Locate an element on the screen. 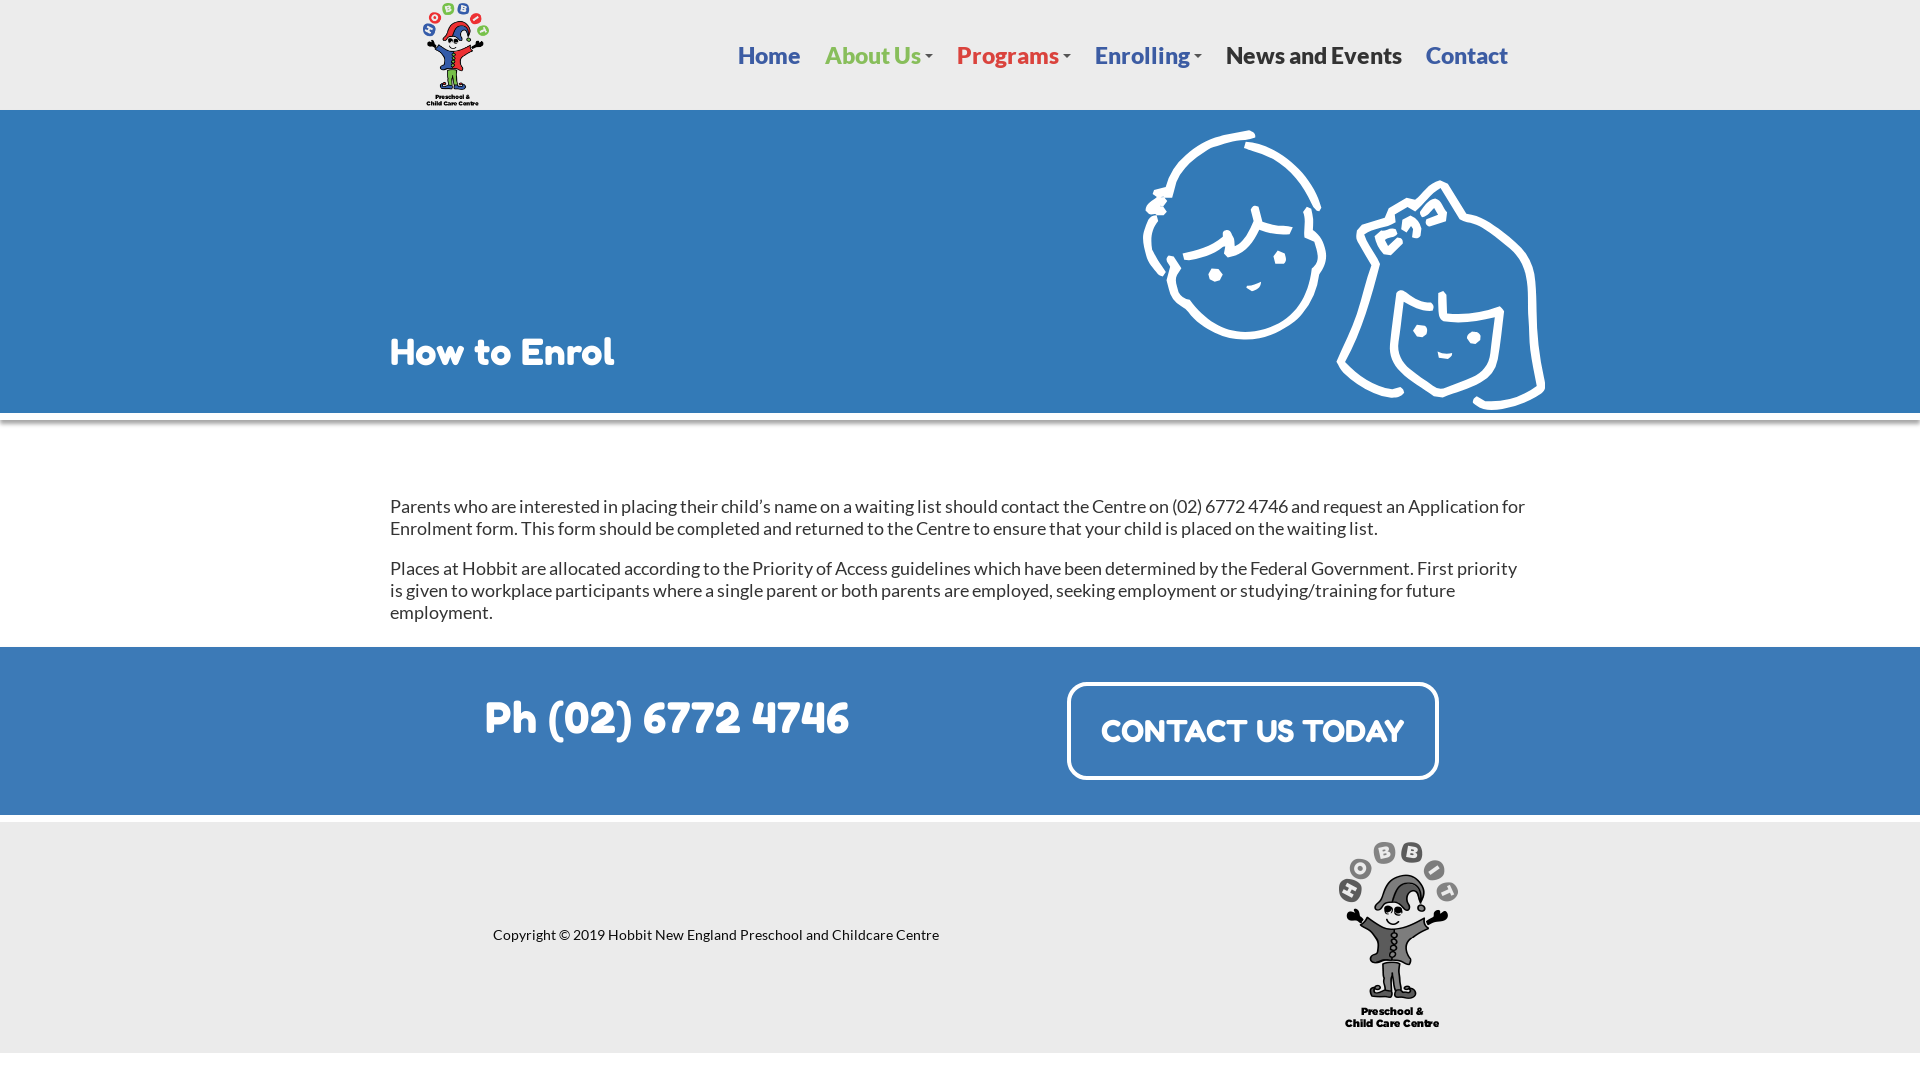 This screenshot has width=1920, height=1080. '(02) 6772 4746' is located at coordinates (699, 716).